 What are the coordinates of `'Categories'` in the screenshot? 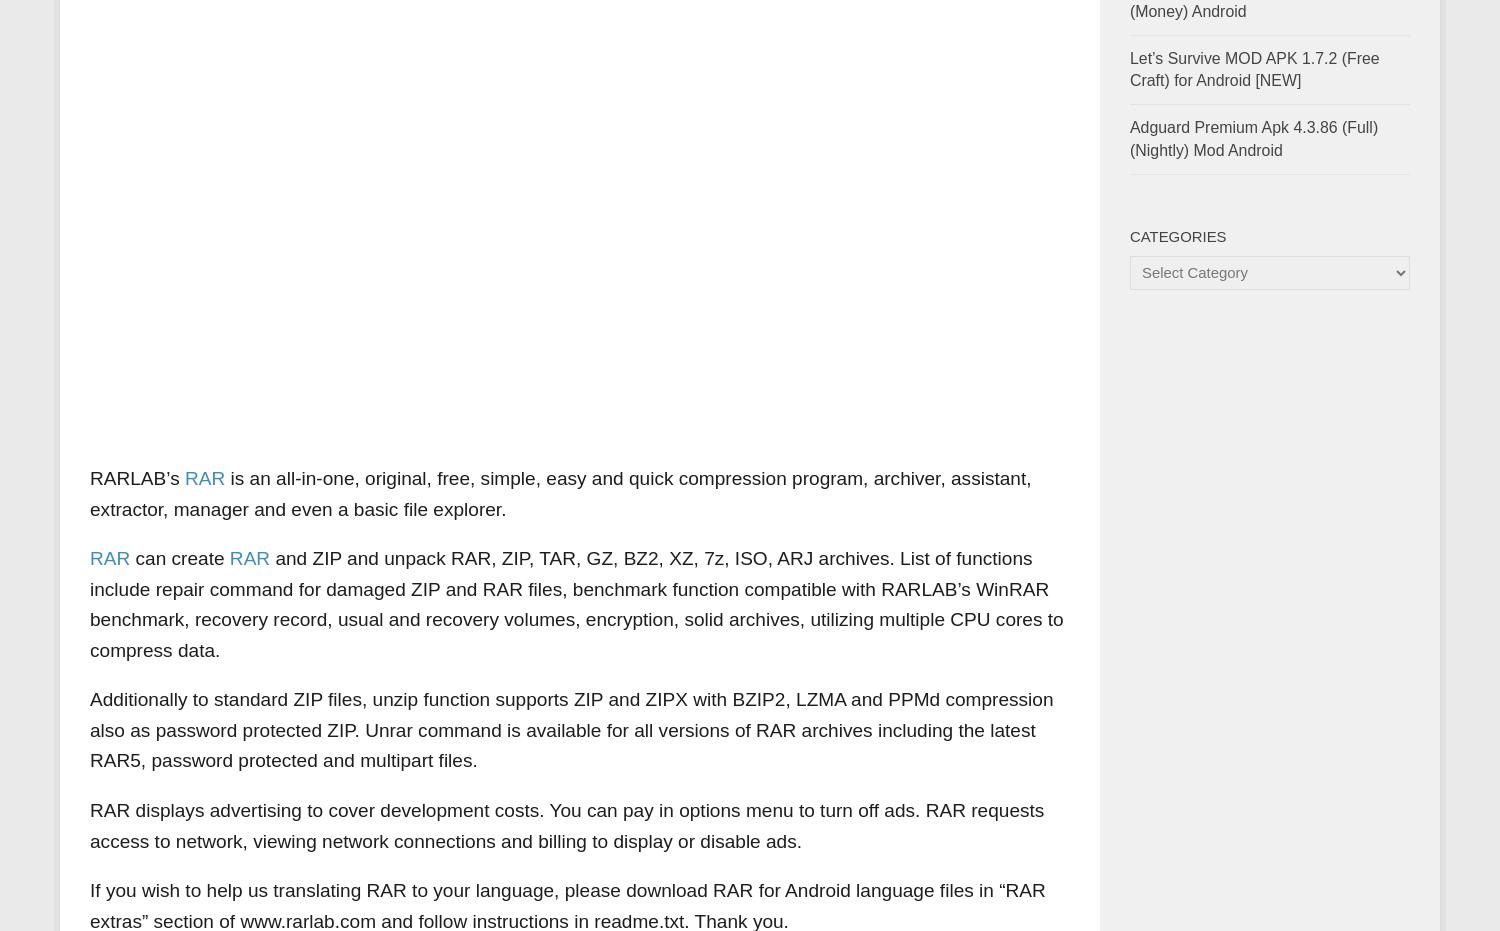 It's located at (1129, 236).